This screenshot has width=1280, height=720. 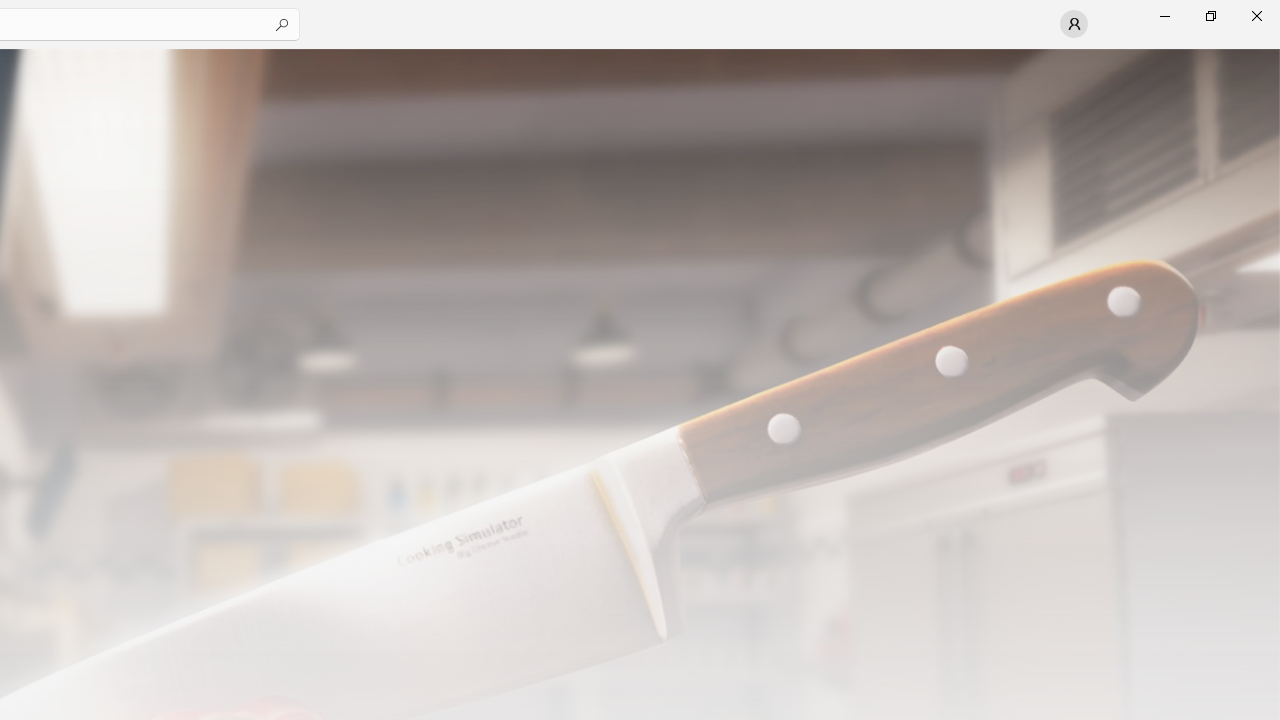 I want to click on 'Close Microsoft Store', so click(x=1255, y=15).